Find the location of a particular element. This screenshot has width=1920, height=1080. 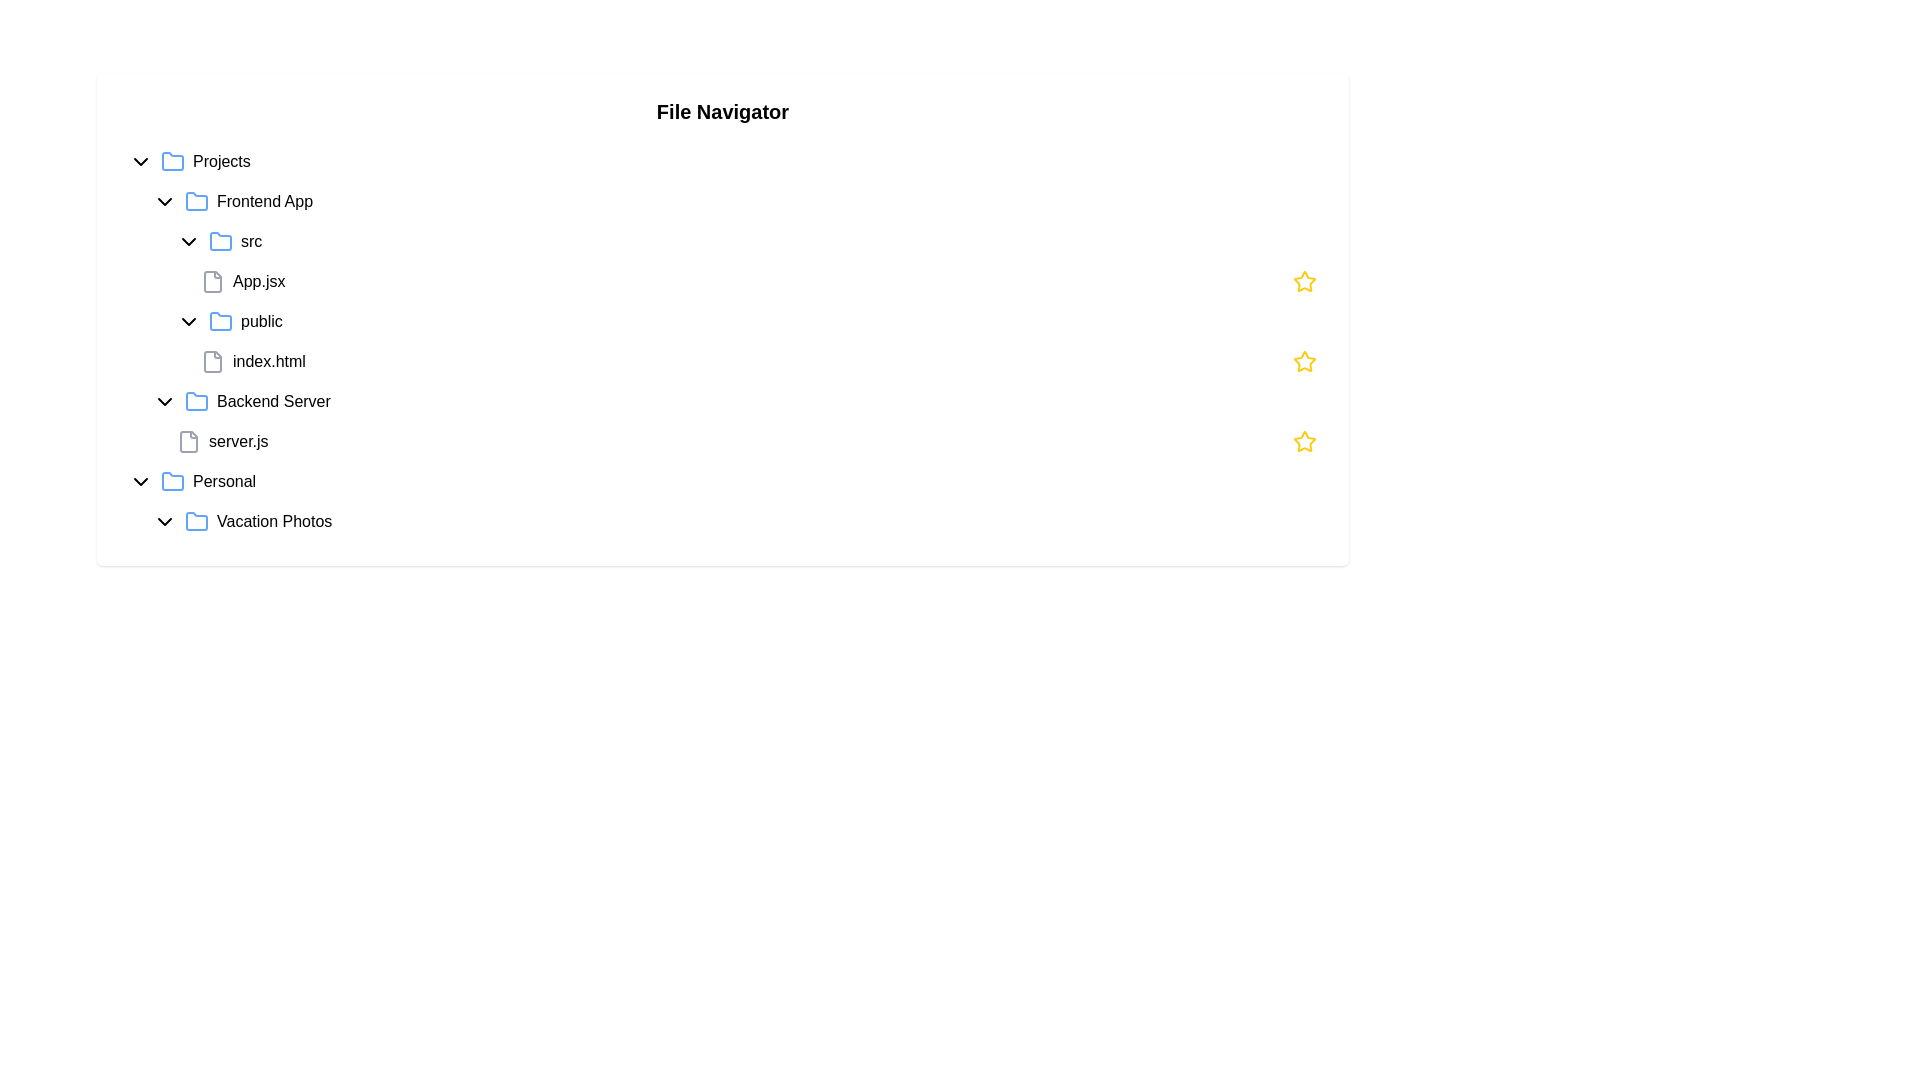

the text-based UI element displaying the file name 'index.html', which is styled in black and positioned to the right of a file icon in the file navigator is located at coordinates (268, 362).